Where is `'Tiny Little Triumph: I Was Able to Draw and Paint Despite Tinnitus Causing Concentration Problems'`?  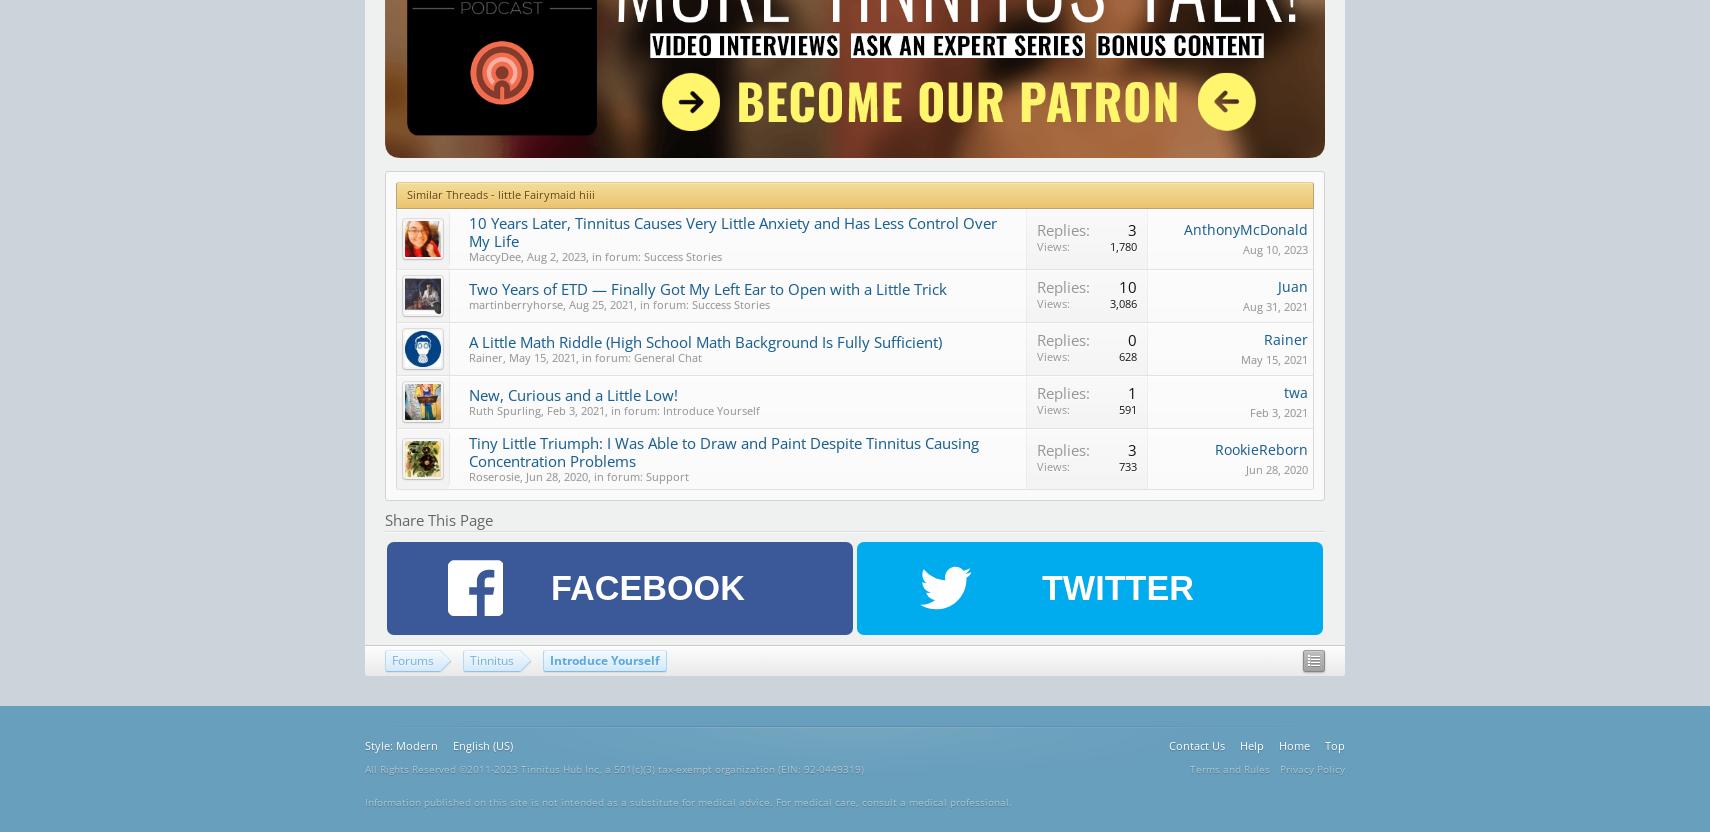
'Tiny Little Triumph: I Was Able to Draw and Paint Despite Tinnitus Causing Concentration Problems' is located at coordinates (724, 451).